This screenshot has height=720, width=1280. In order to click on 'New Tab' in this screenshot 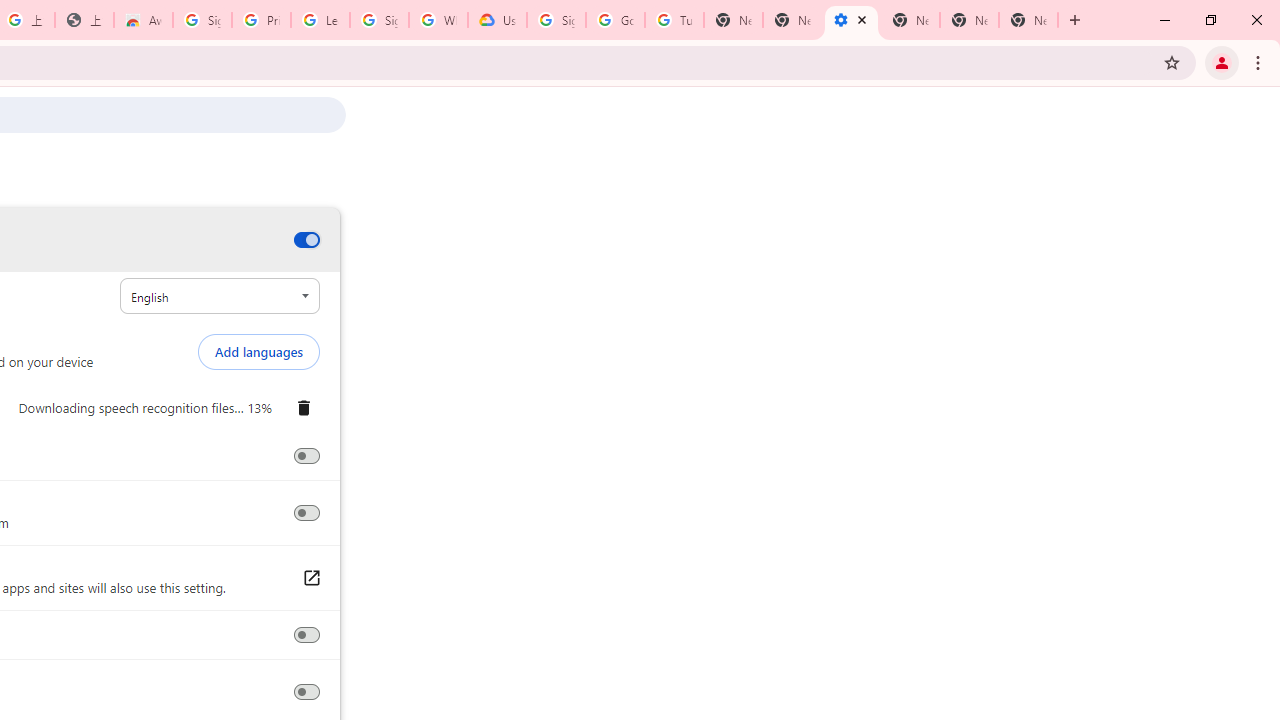, I will do `click(1028, 20)`.